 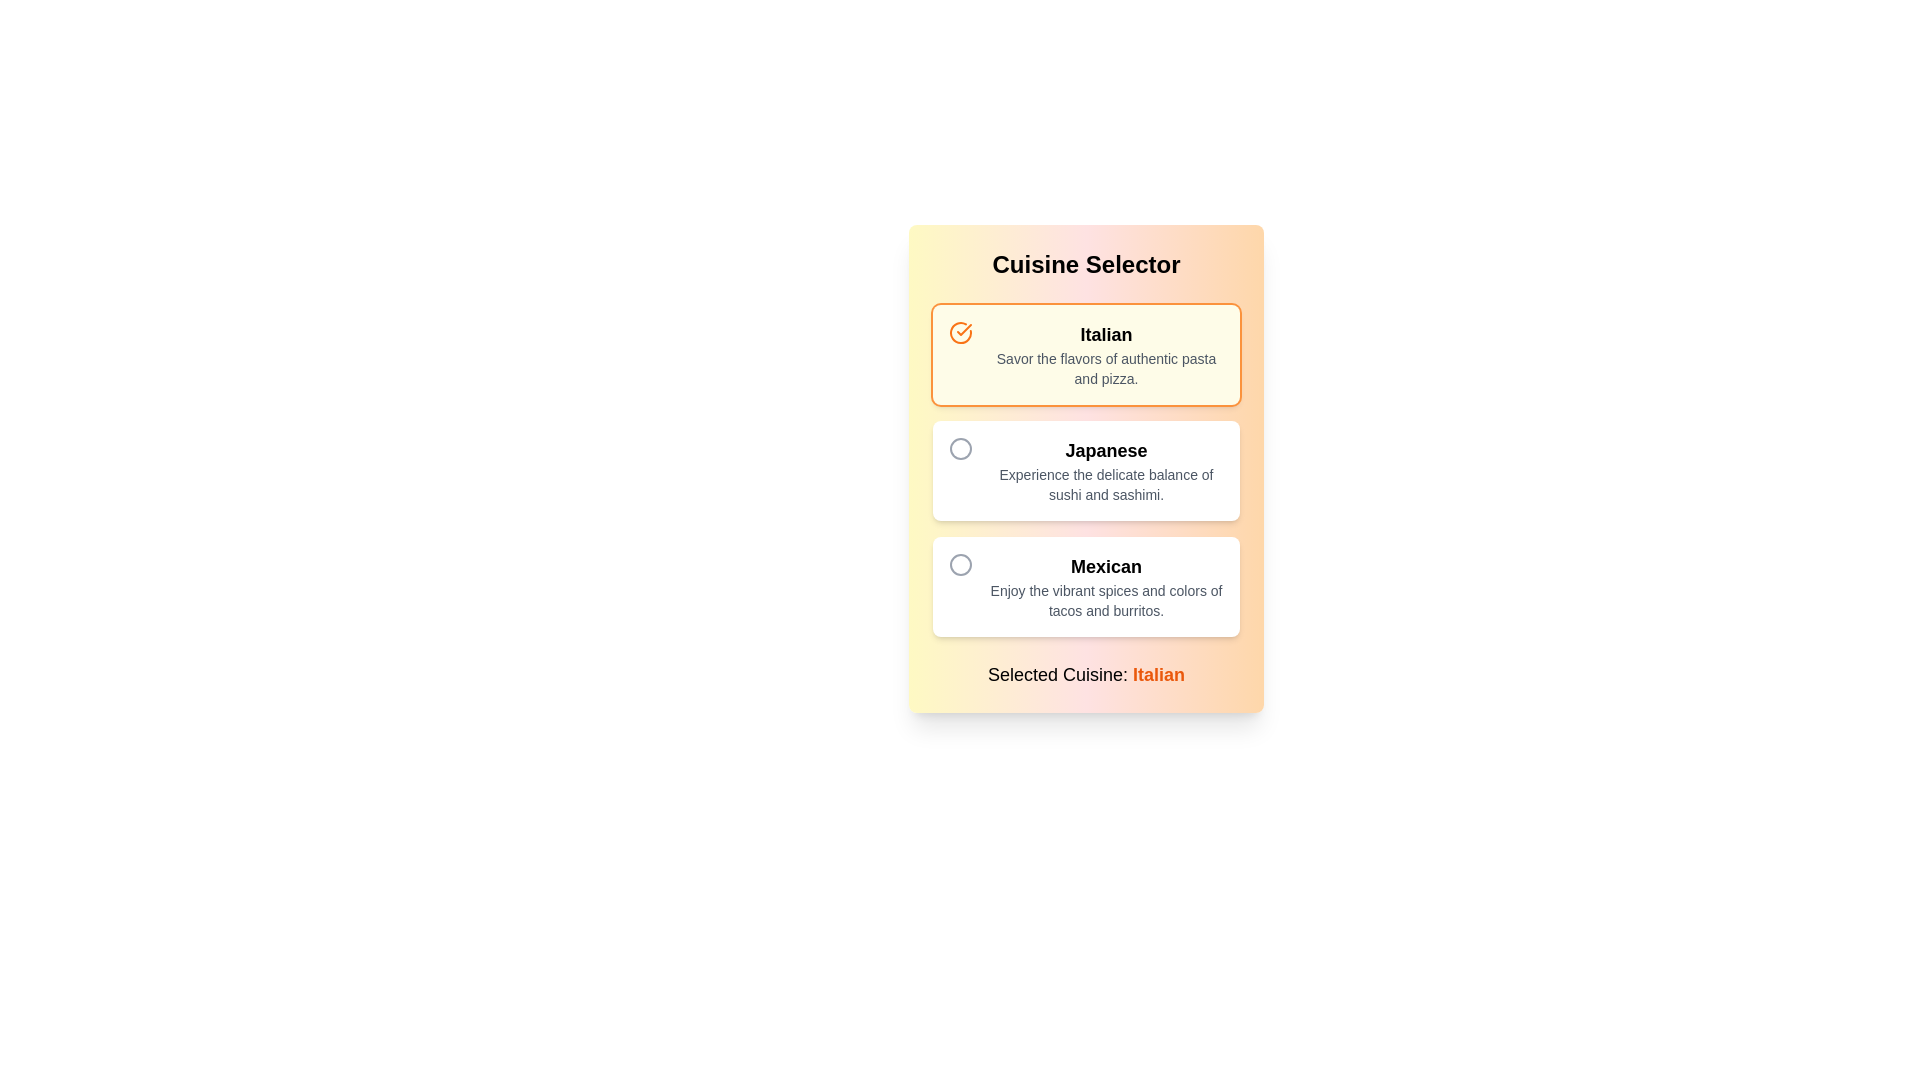 I want to click on the 'Mexican' text block which is the third item in a vertical list of selectable card-like items, styled with bold heading and description, so click(x=1105, y=585).